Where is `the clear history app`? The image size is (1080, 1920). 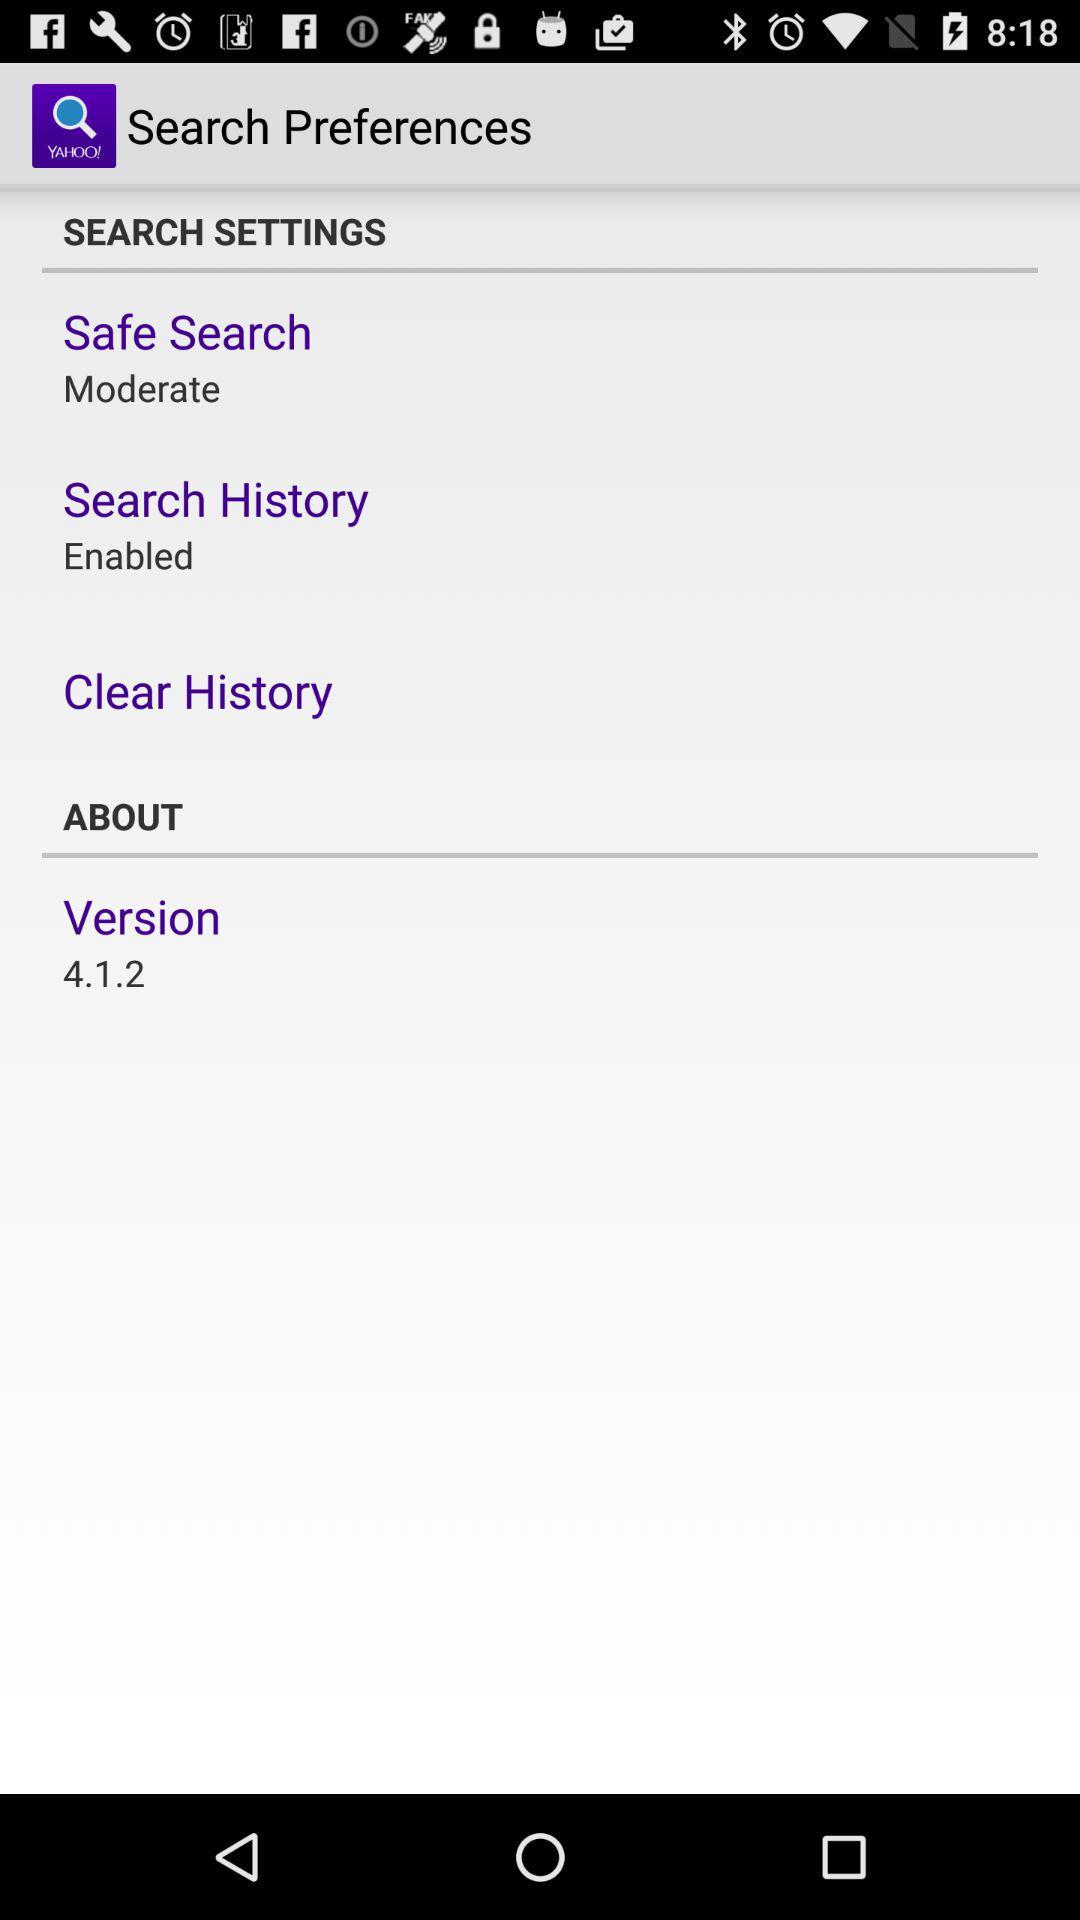
the clear history app is located at coordinates (197, 690).